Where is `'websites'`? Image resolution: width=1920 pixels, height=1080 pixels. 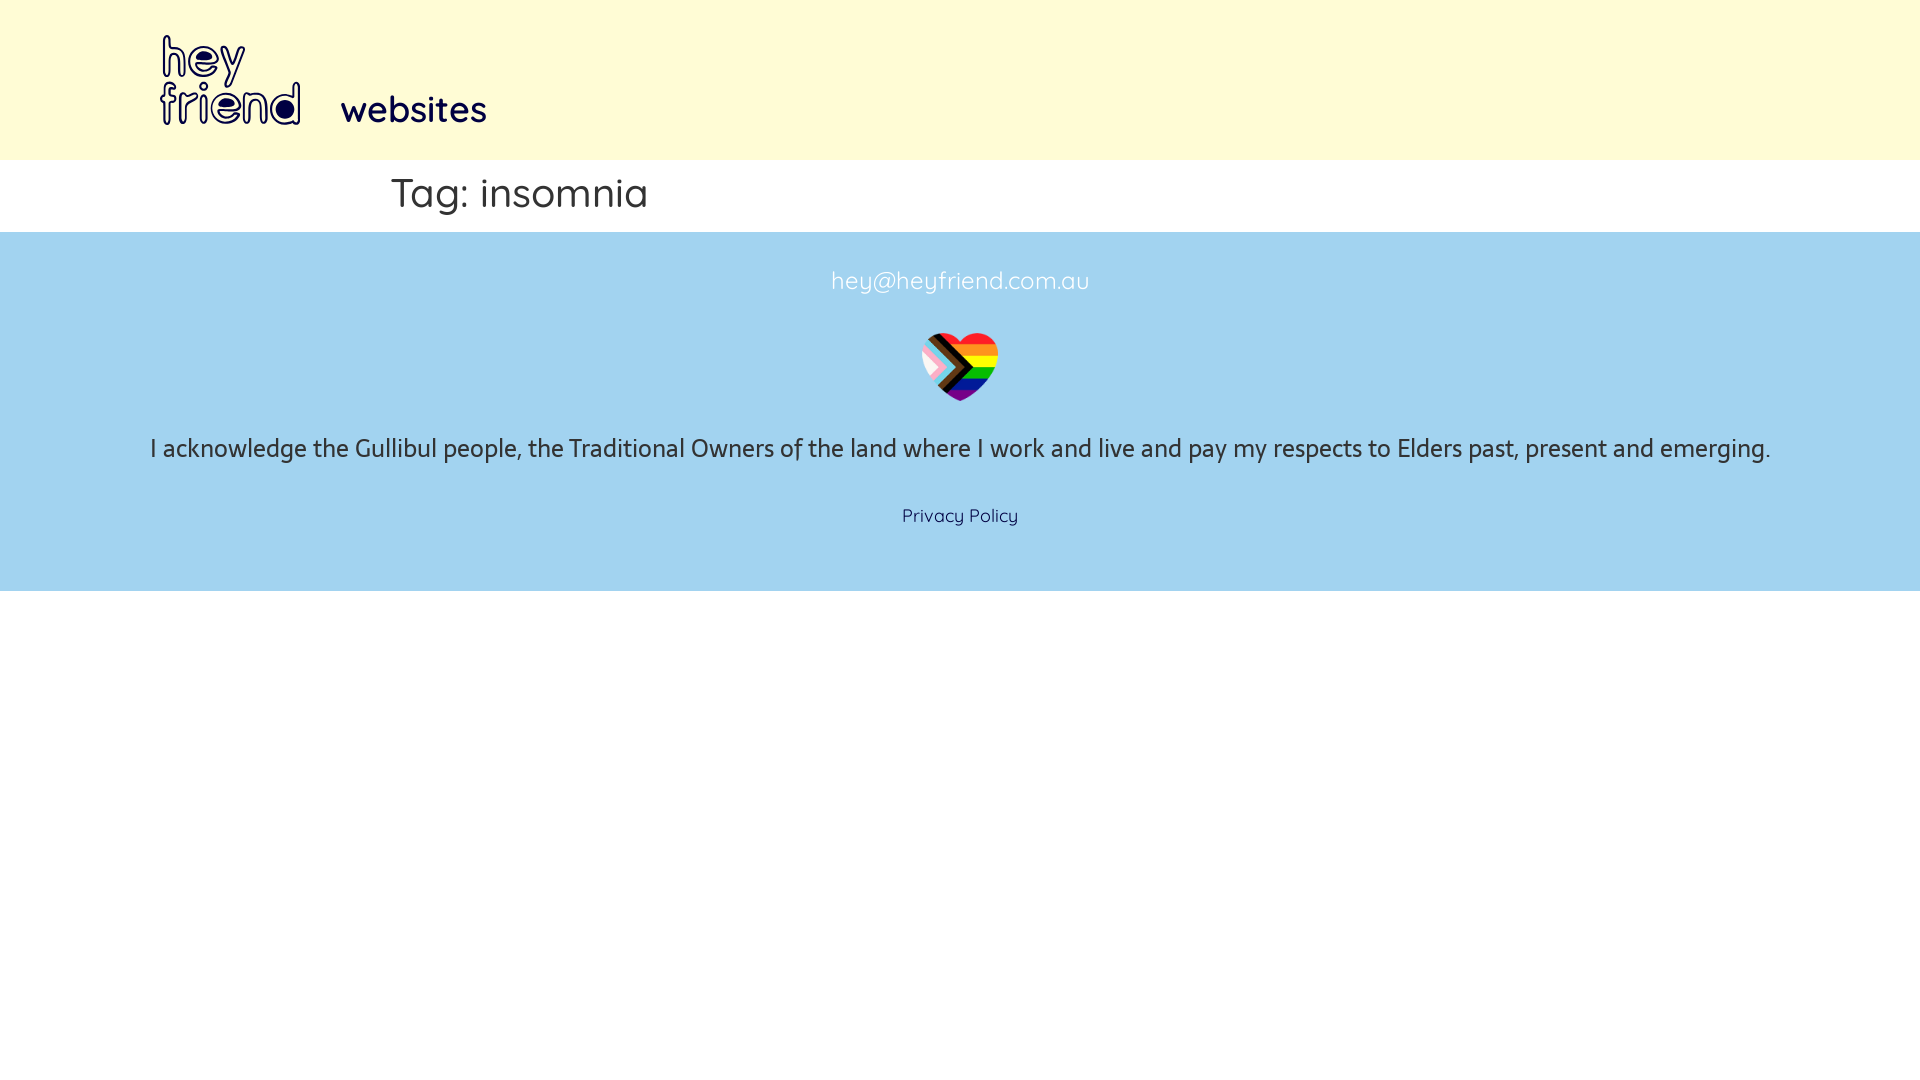 'websites' is located at coordinates (412, 108).